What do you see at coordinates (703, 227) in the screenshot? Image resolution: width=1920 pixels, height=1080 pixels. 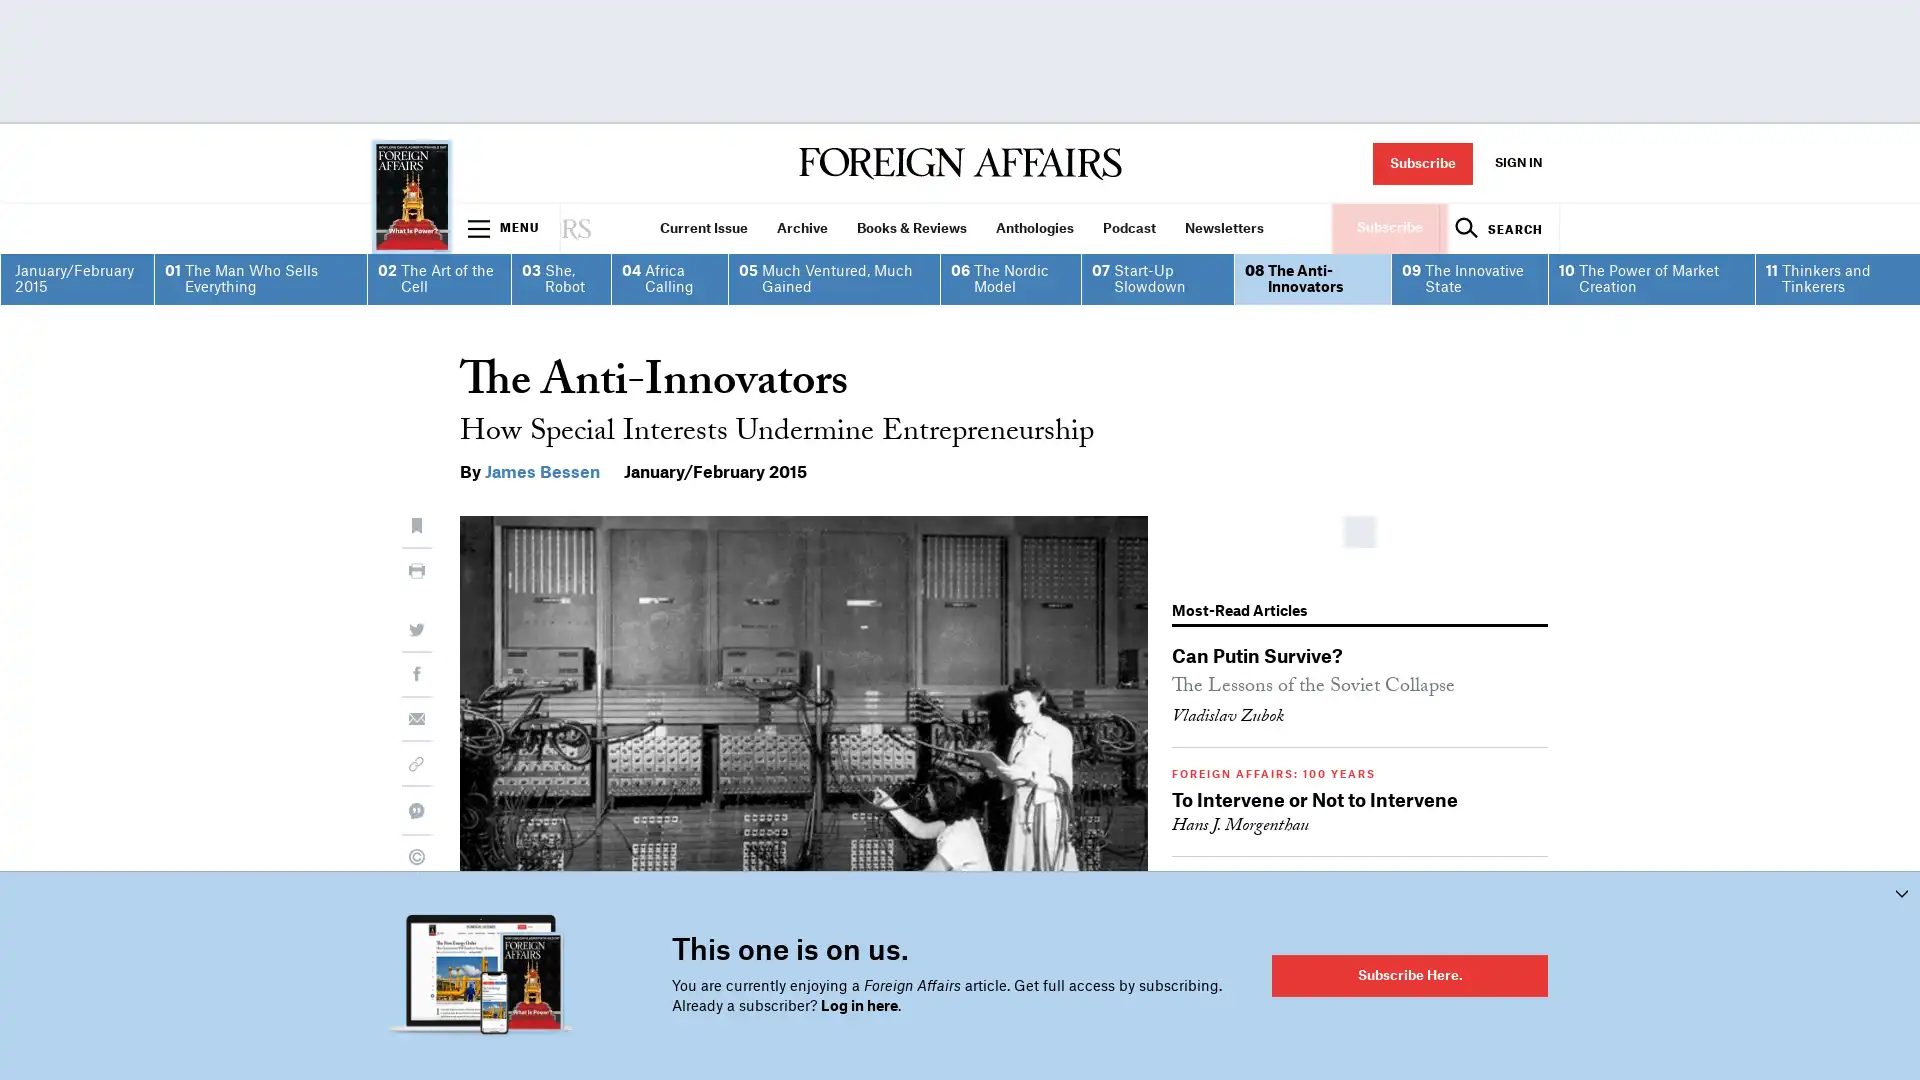 I see `Current Issue` at bounding box center [703, 227].